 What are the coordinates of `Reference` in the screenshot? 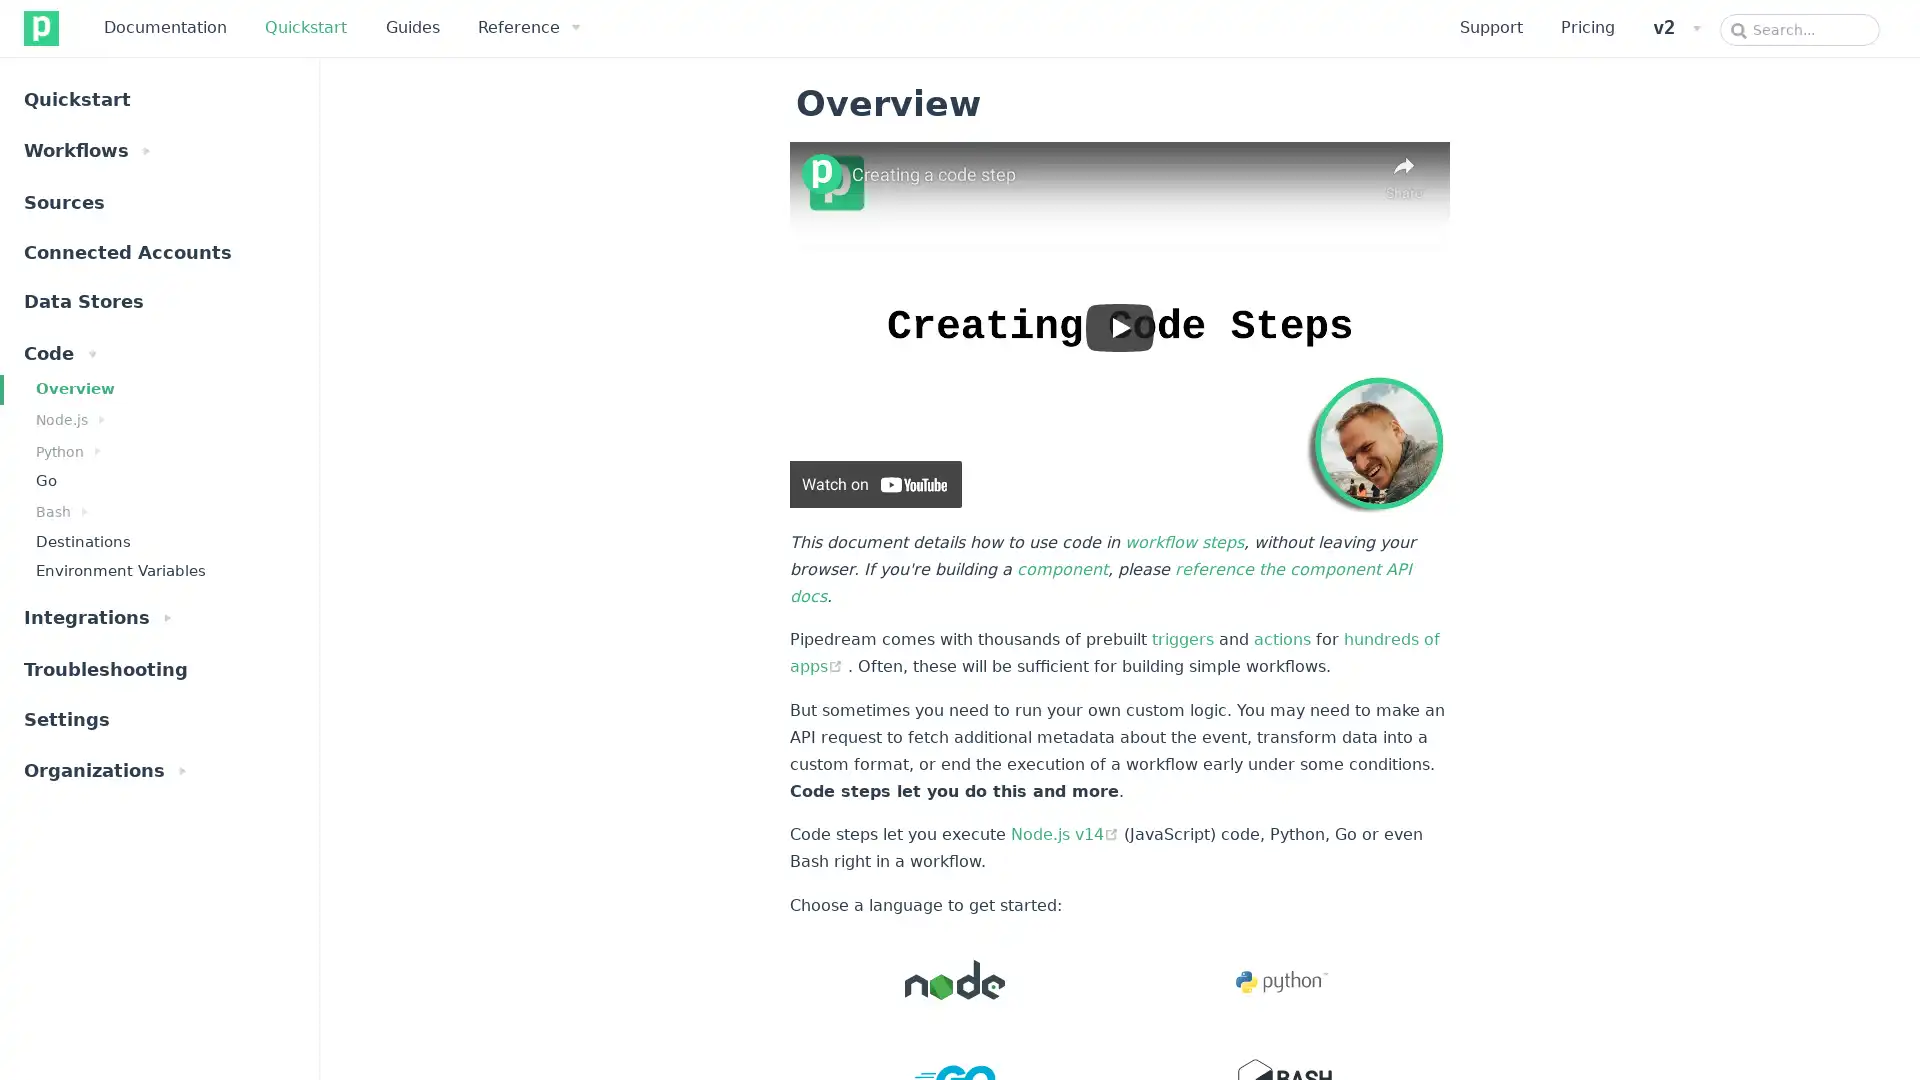 It's located at (528, 27).